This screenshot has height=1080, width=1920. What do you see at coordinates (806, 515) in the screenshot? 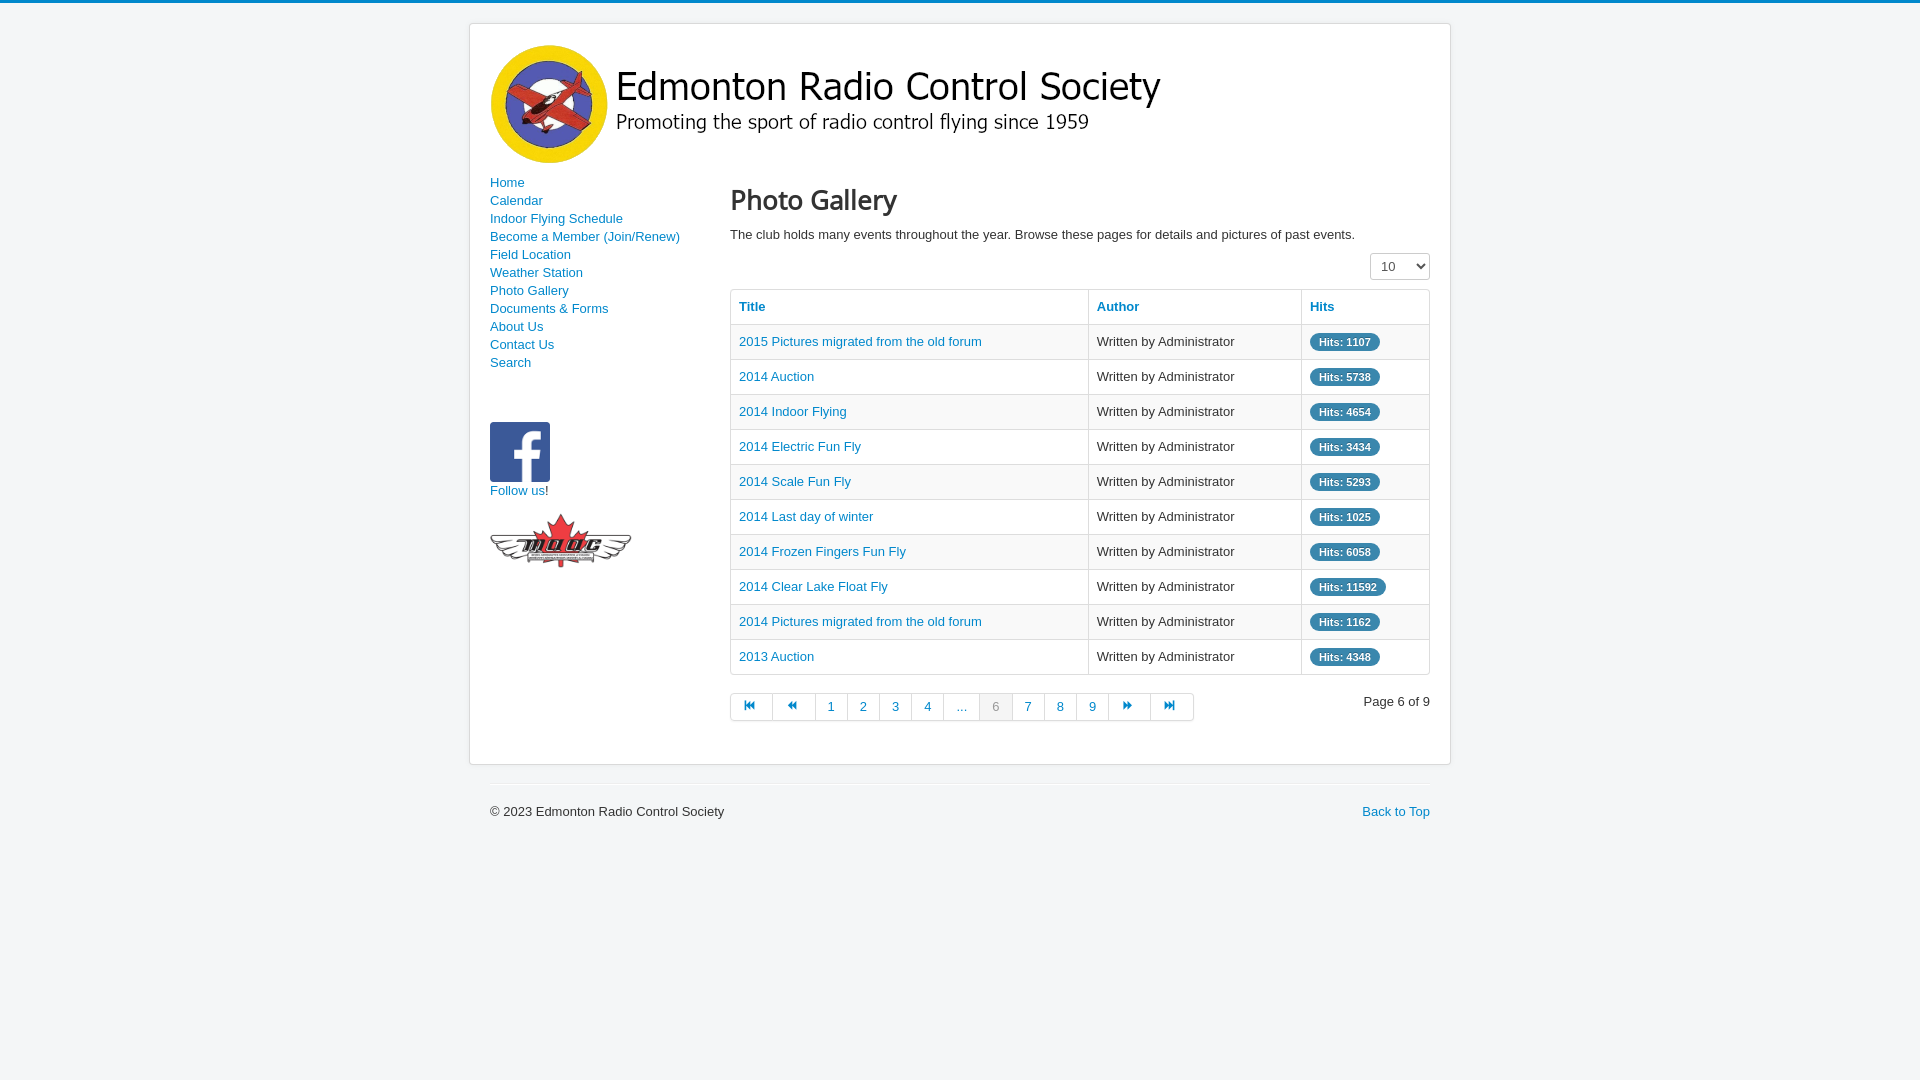
I see `'2014 Last day of winter'` at bounding box center [806, 515].